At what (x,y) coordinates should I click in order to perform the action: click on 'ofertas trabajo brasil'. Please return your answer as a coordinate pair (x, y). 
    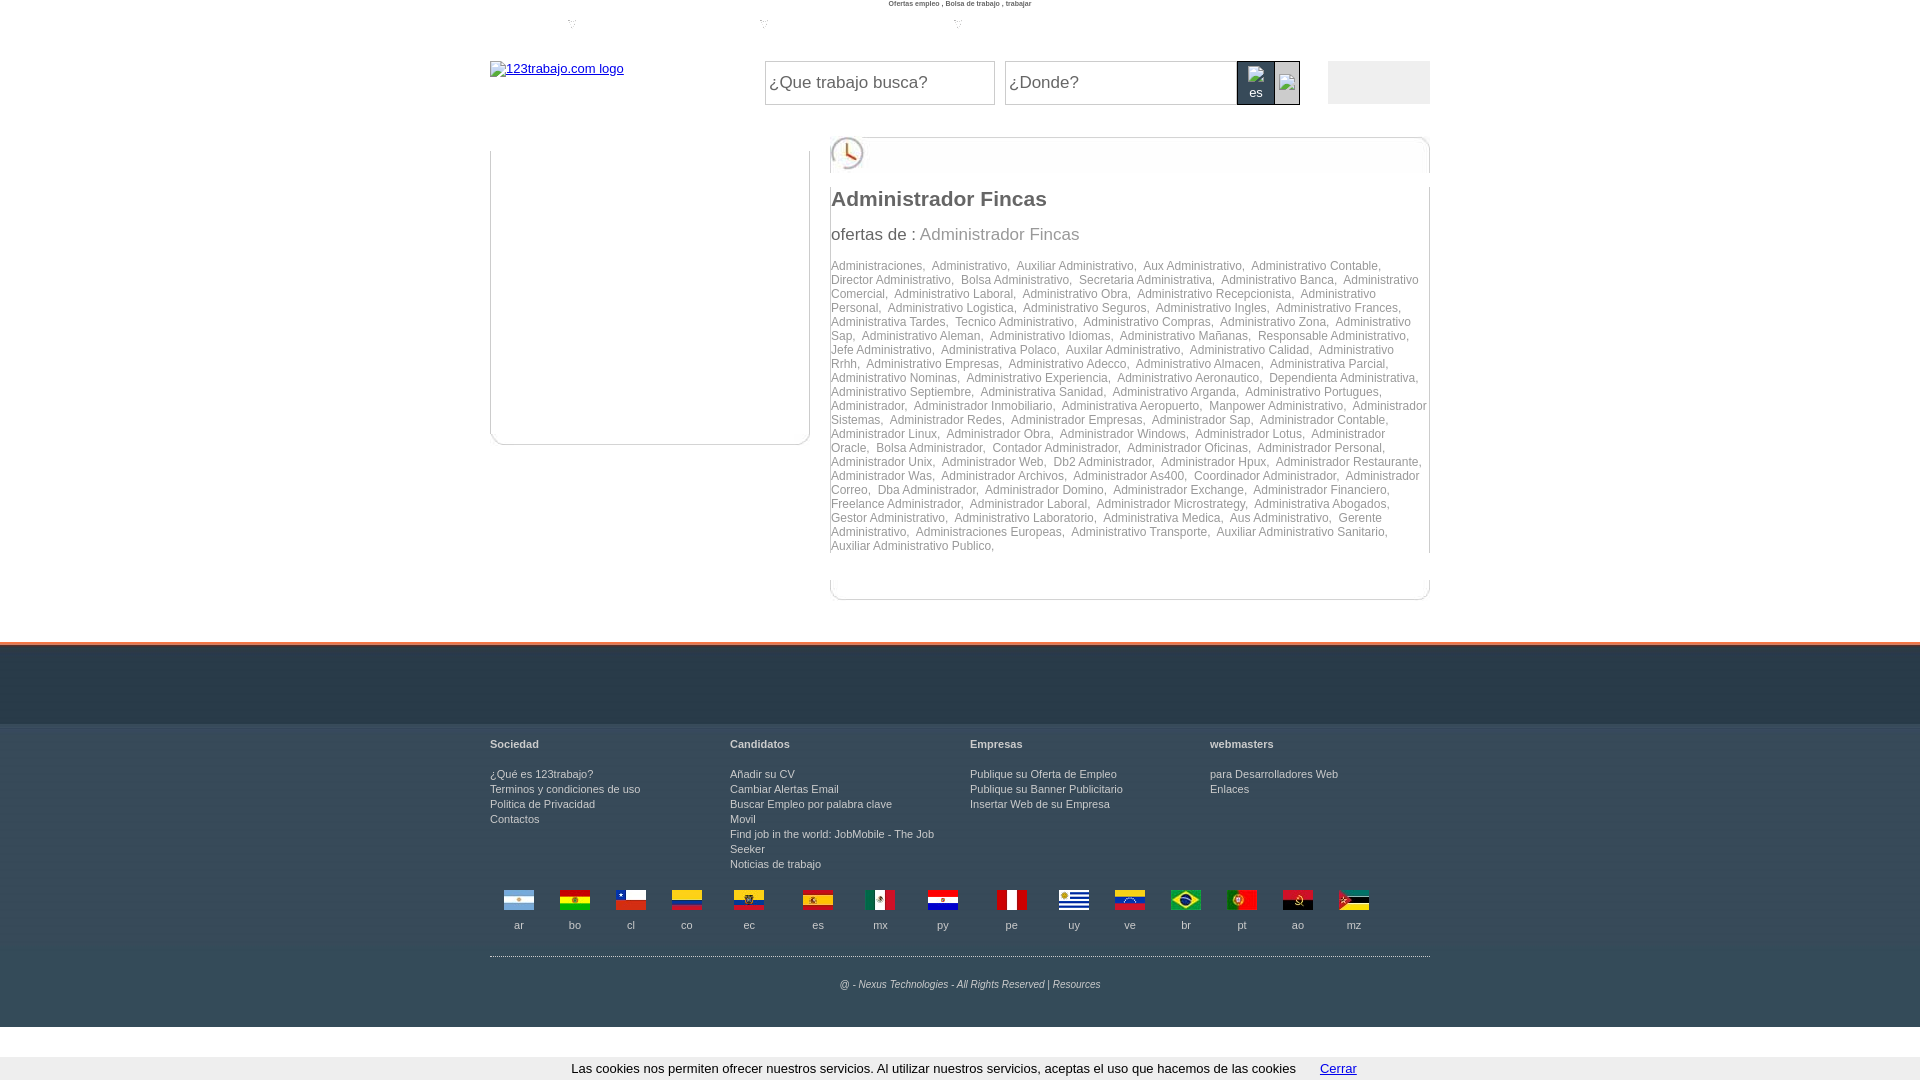
    Looking at the image, I should click on (1185, 906).